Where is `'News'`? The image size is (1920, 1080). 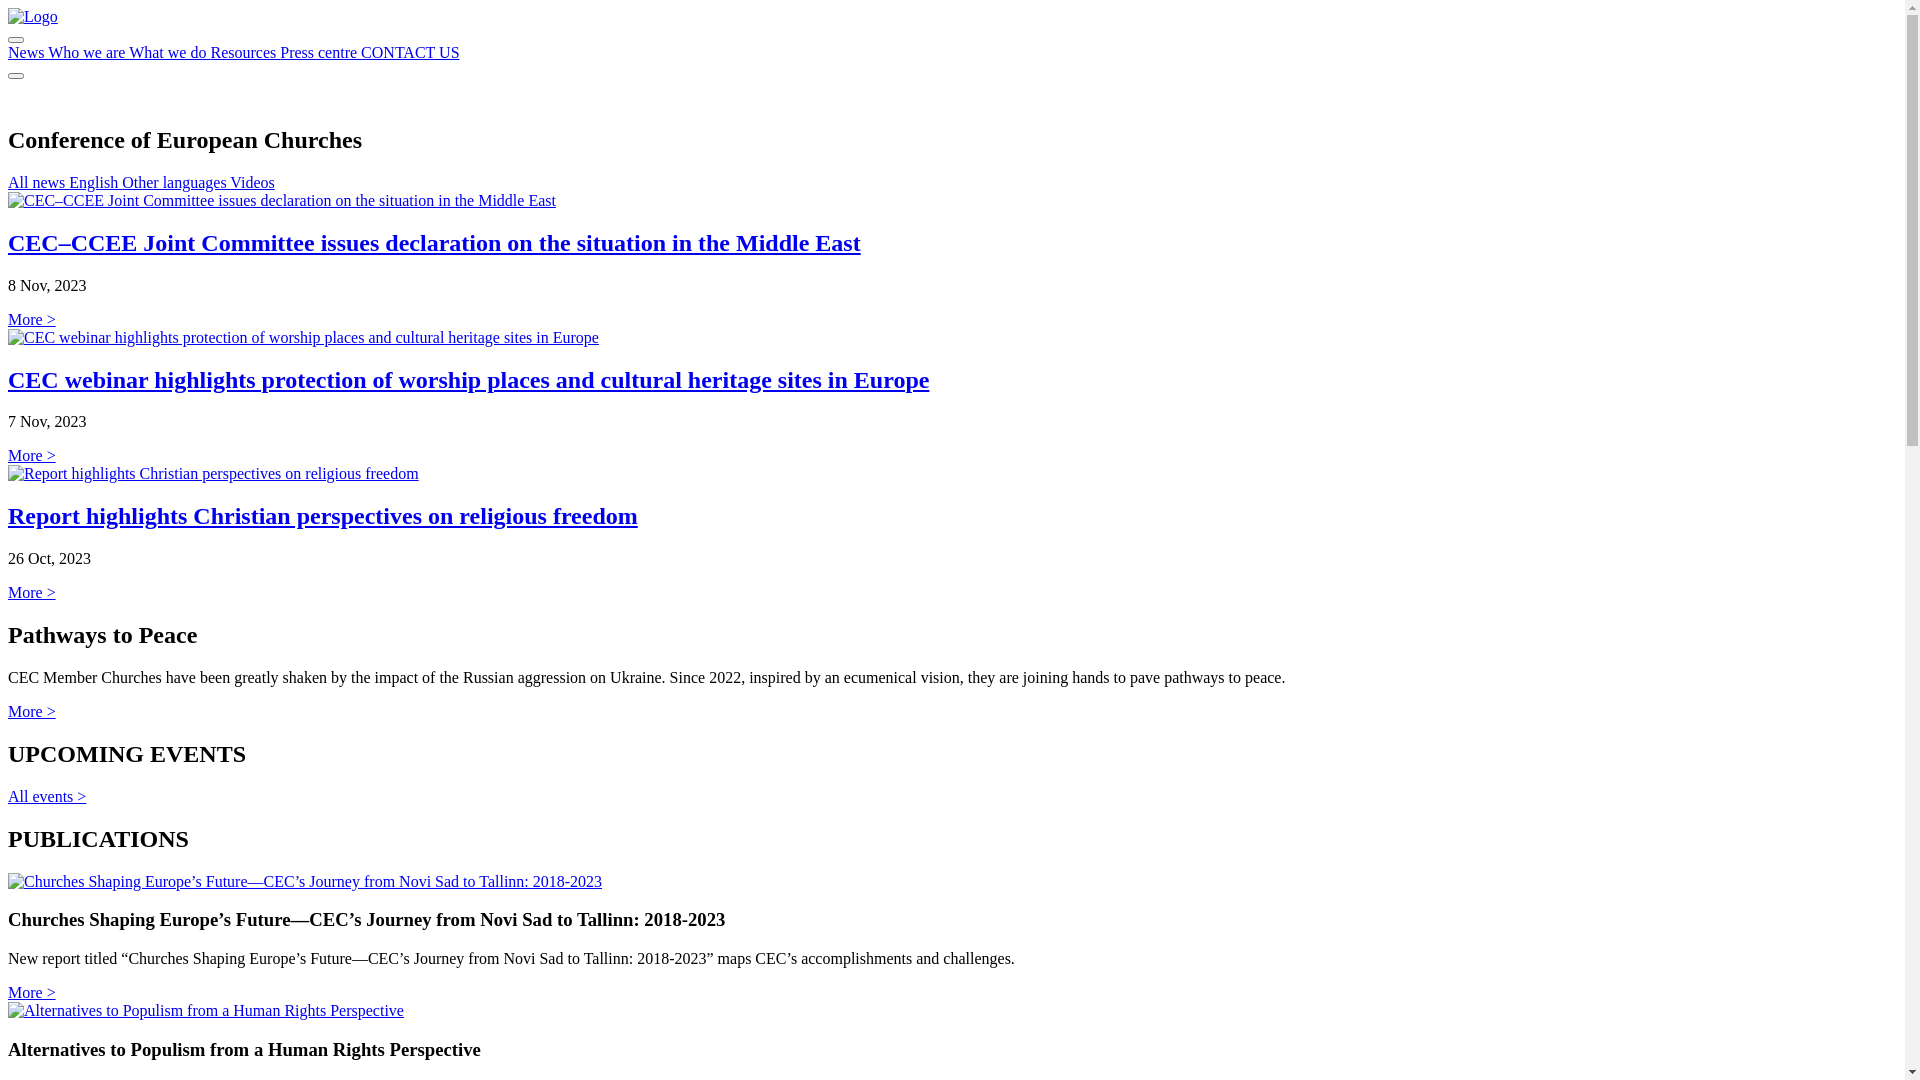
'News' is located at coordinates (8, 51).